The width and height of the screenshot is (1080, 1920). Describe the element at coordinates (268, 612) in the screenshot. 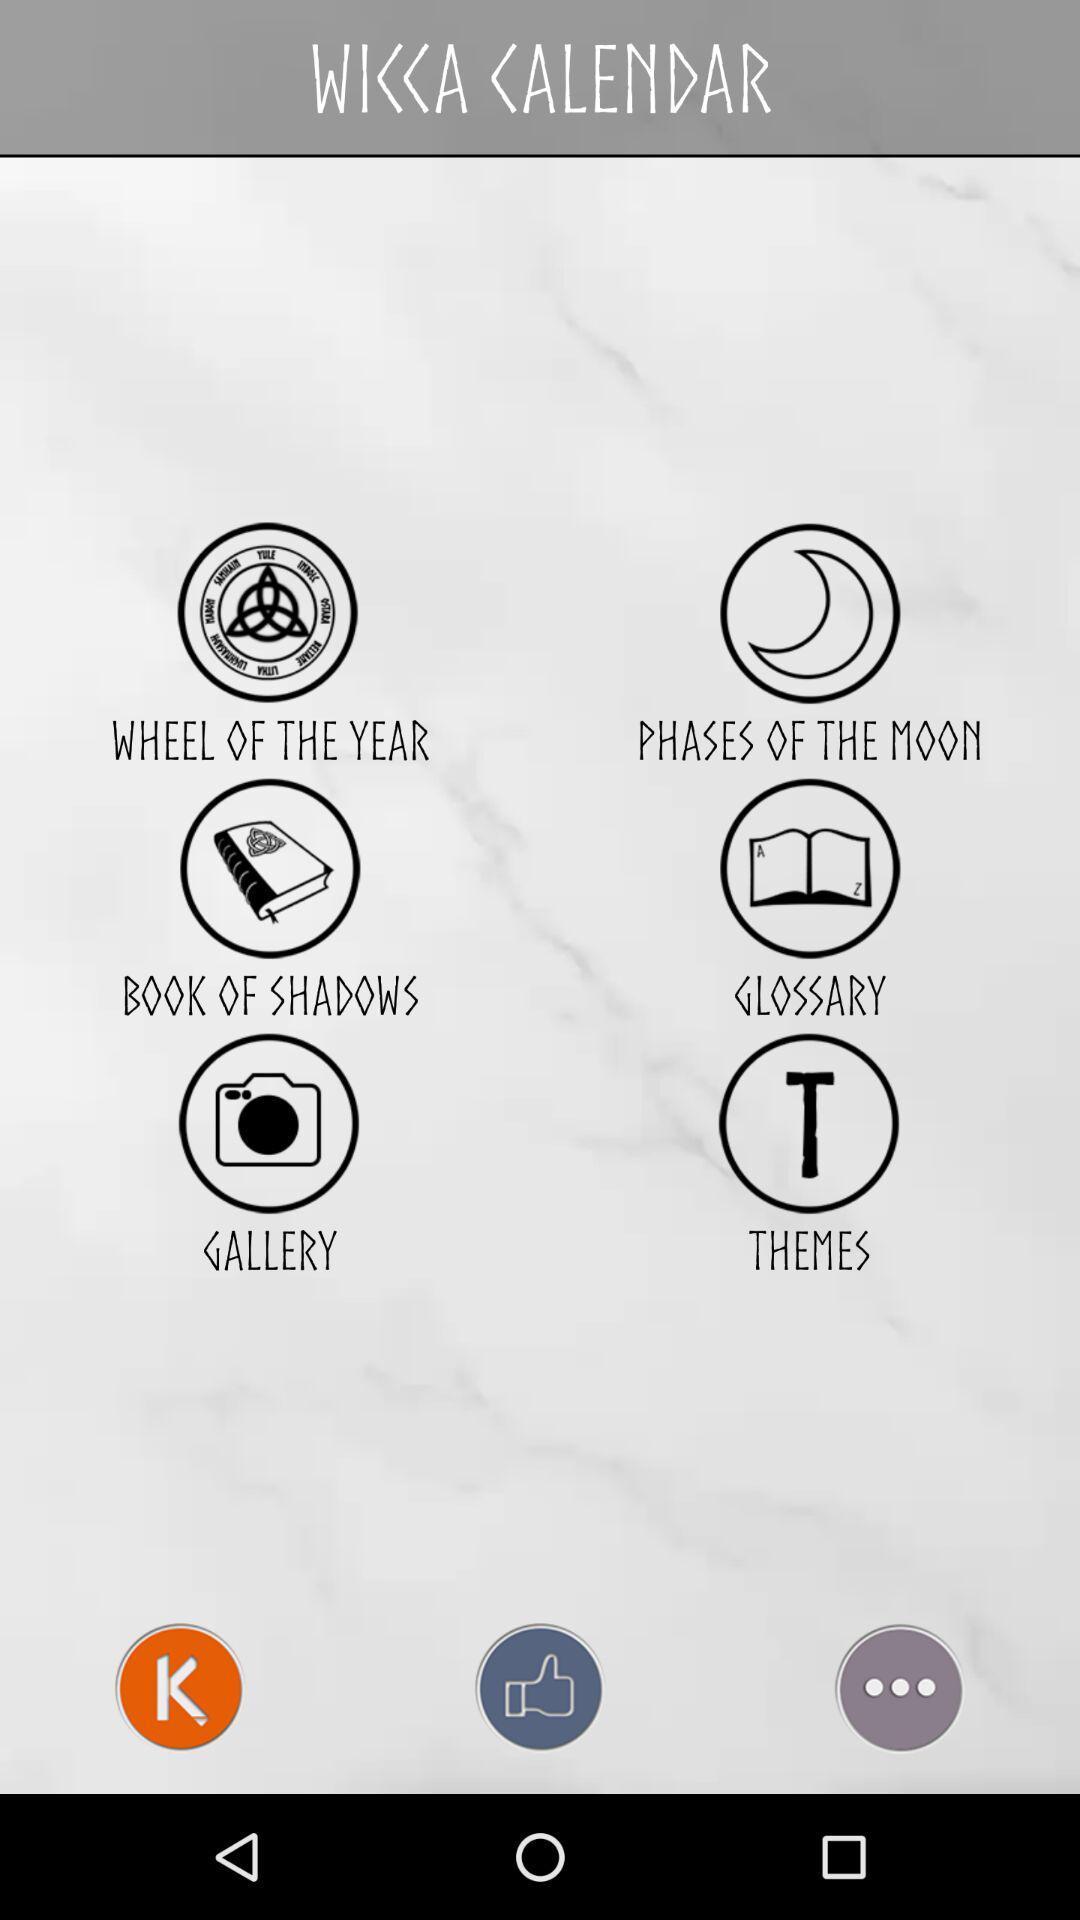

I see `item to the left of the phases of the item` at that location.